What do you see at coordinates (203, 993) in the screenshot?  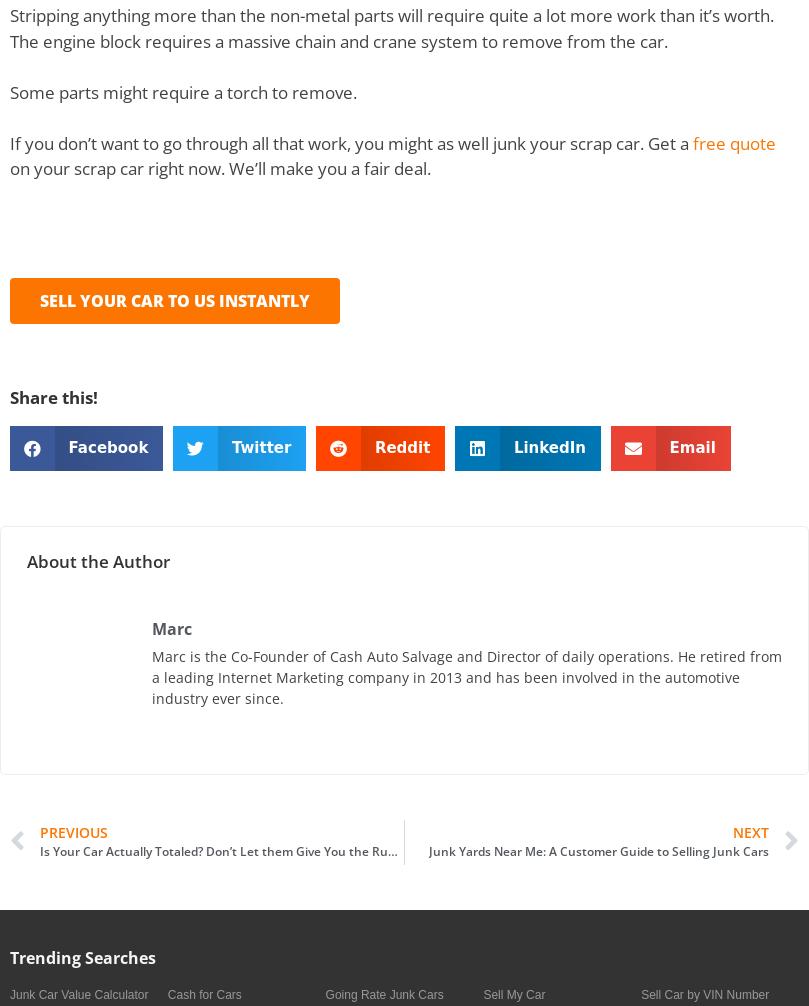 I see `'Cash for Cars'` at bounding box center [203, 993].